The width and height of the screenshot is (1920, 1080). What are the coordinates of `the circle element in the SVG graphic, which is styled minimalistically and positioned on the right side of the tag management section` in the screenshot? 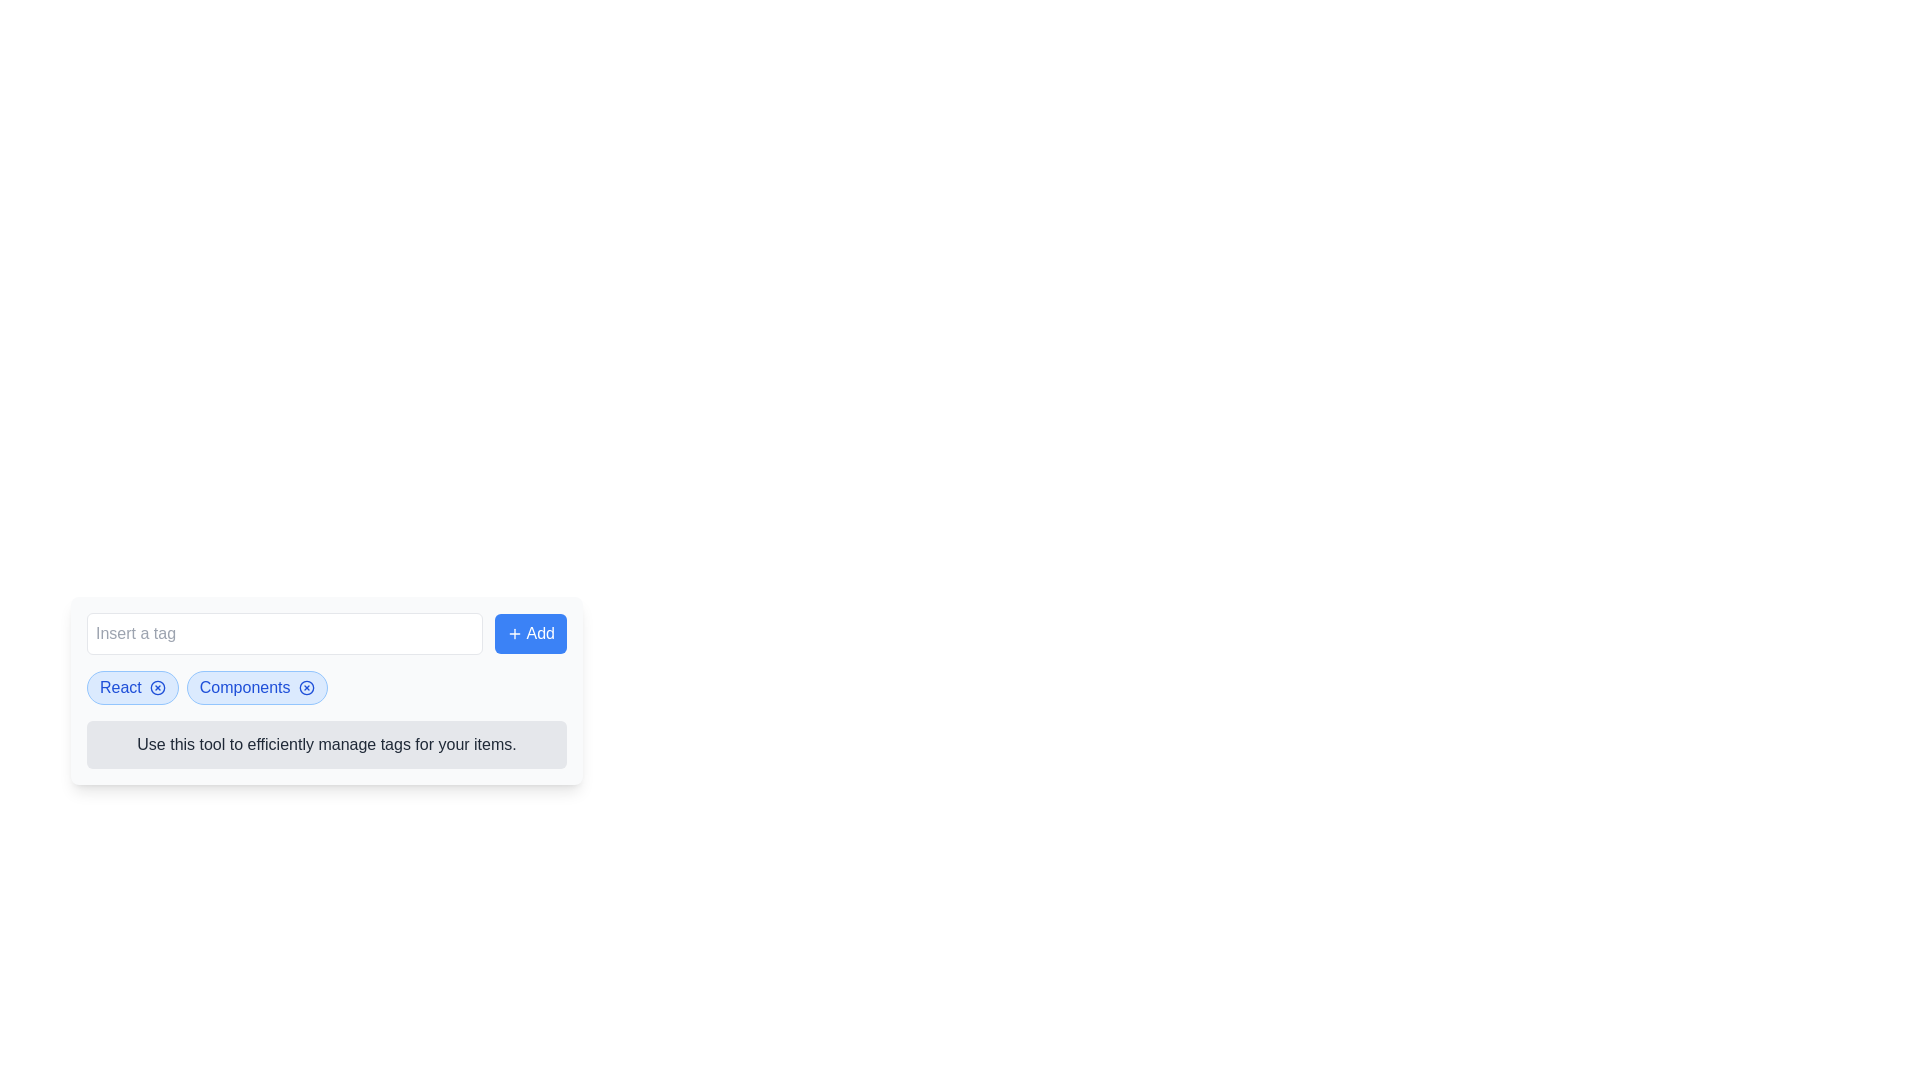 It's located at (156, 686).